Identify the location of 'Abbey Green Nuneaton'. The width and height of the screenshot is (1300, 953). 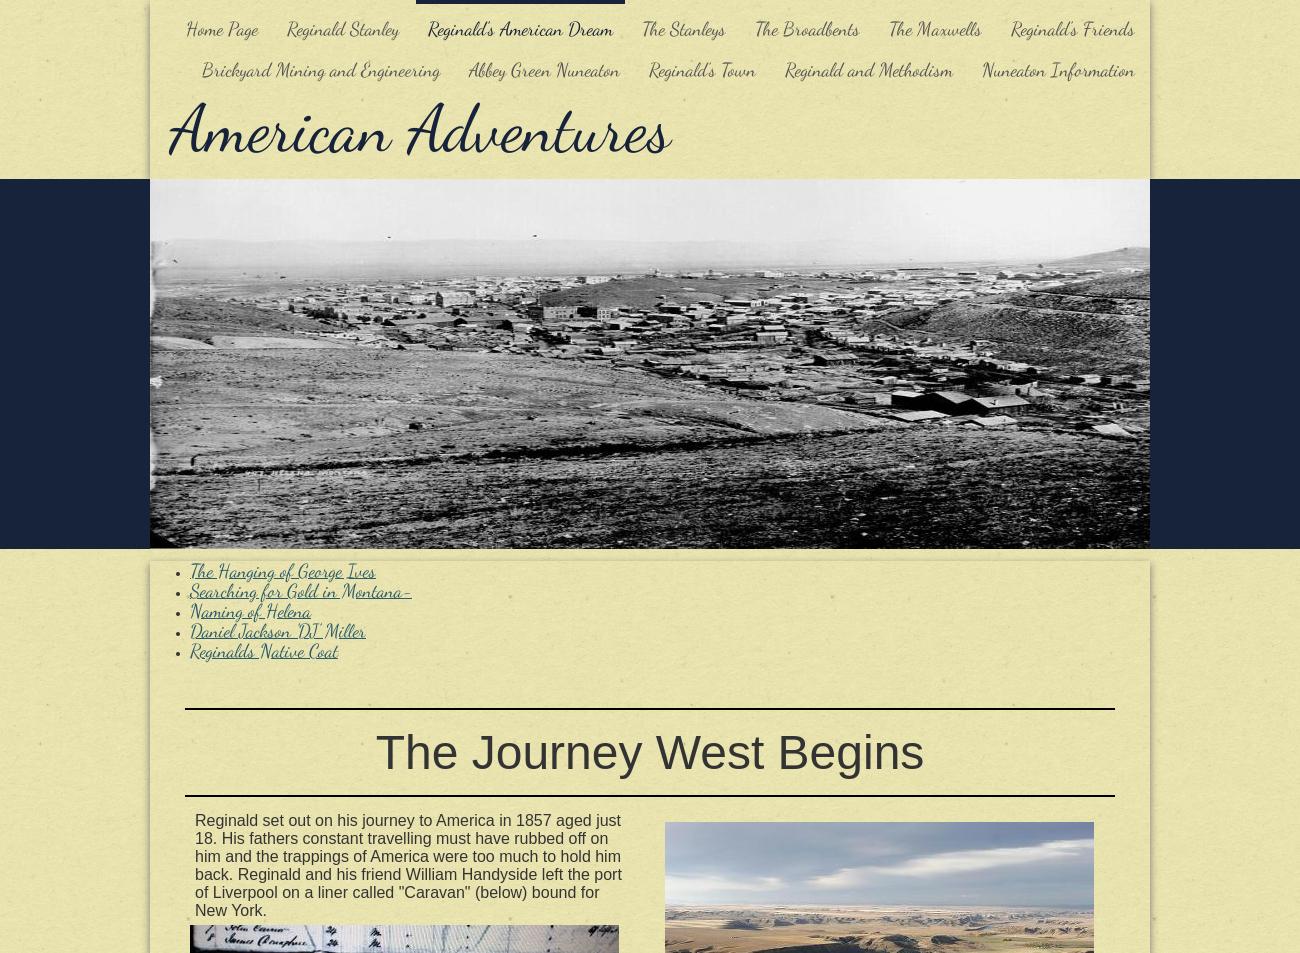
(543, 69).